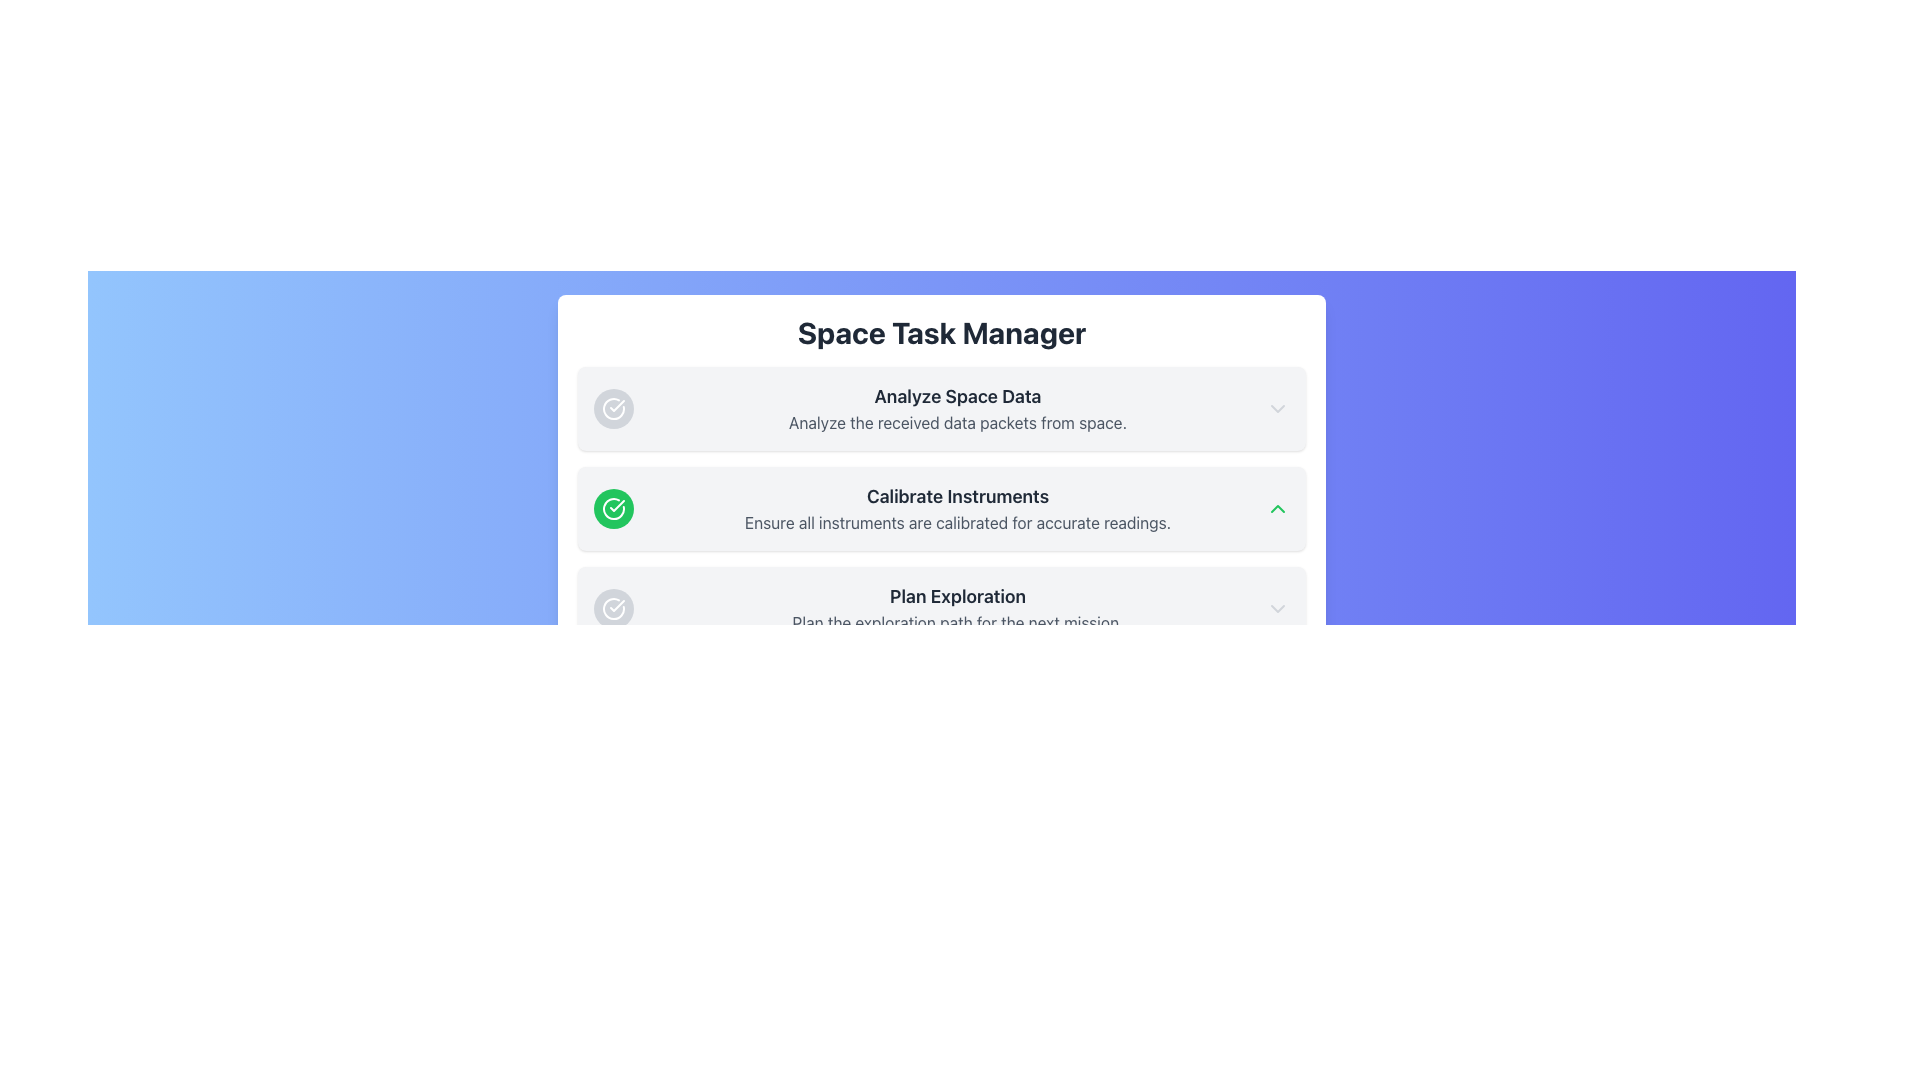  I want to click on circular graphical icon that is a segment of a circle, located to the left of the 'Calibrate Instruments' task item in the task management interface, so click(613, 508).